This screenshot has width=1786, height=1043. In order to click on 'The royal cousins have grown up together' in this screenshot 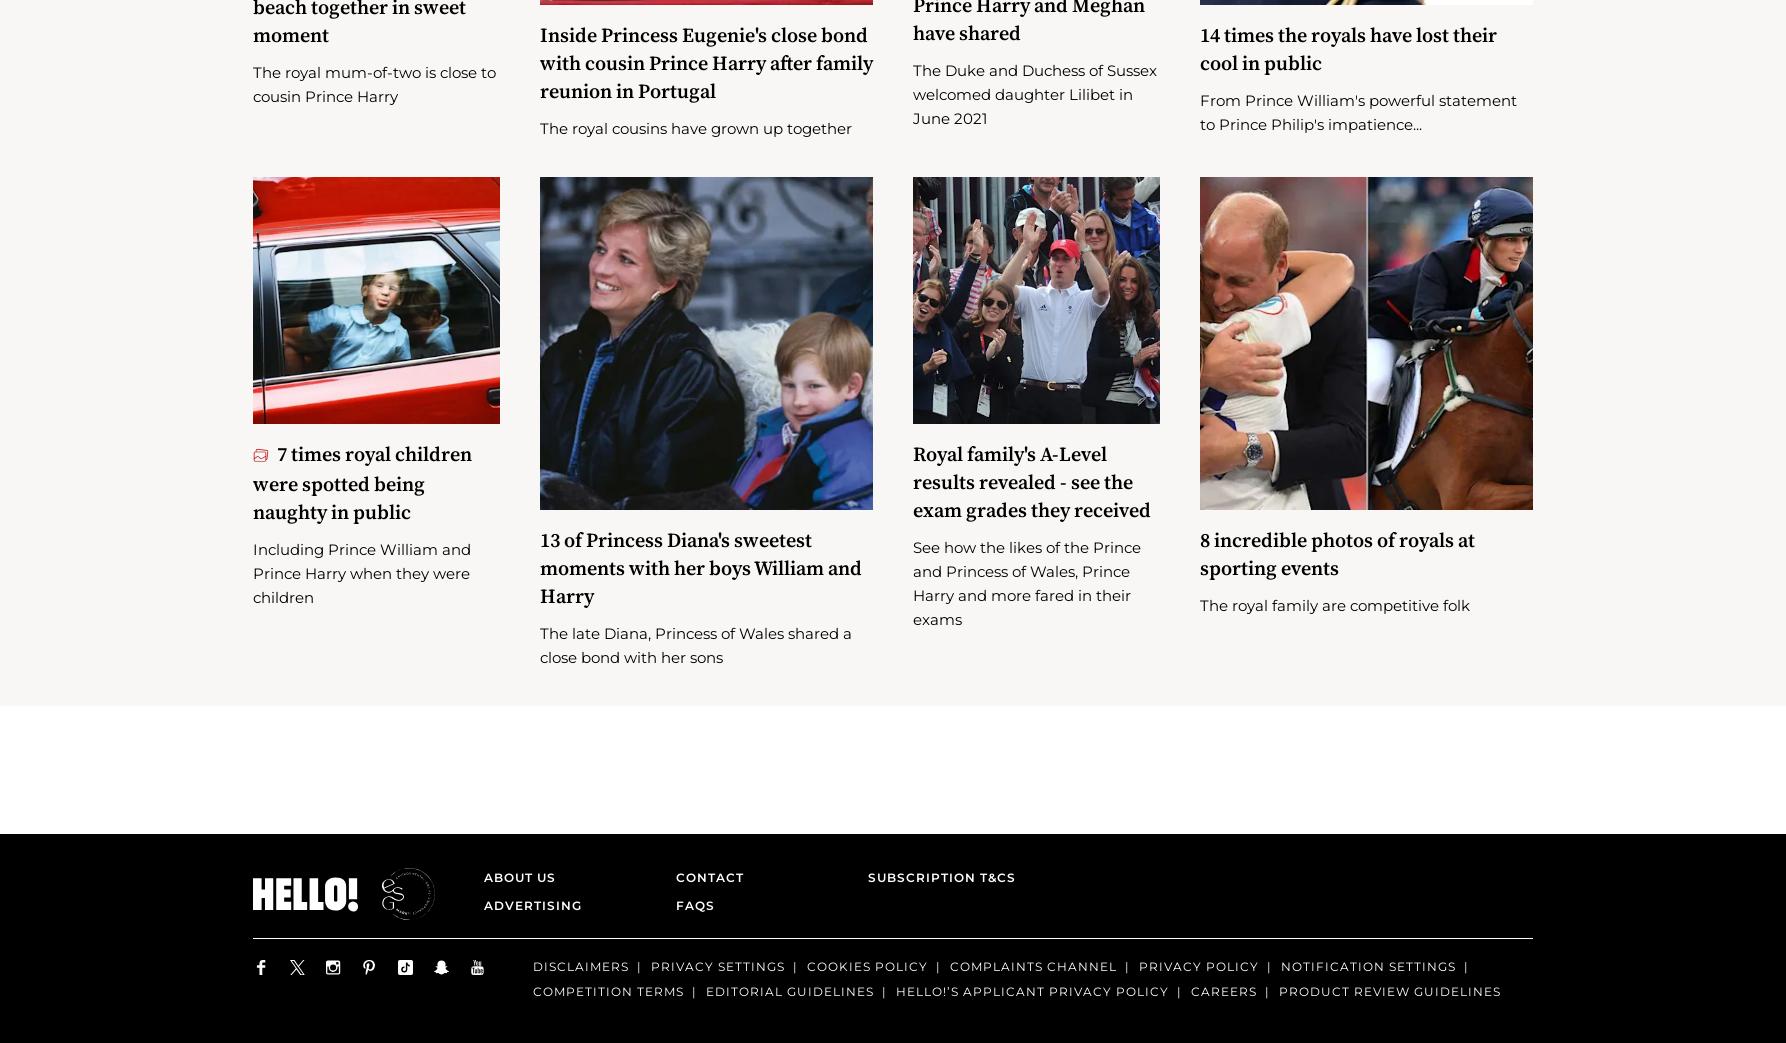, I will do `click(694, 157)`.